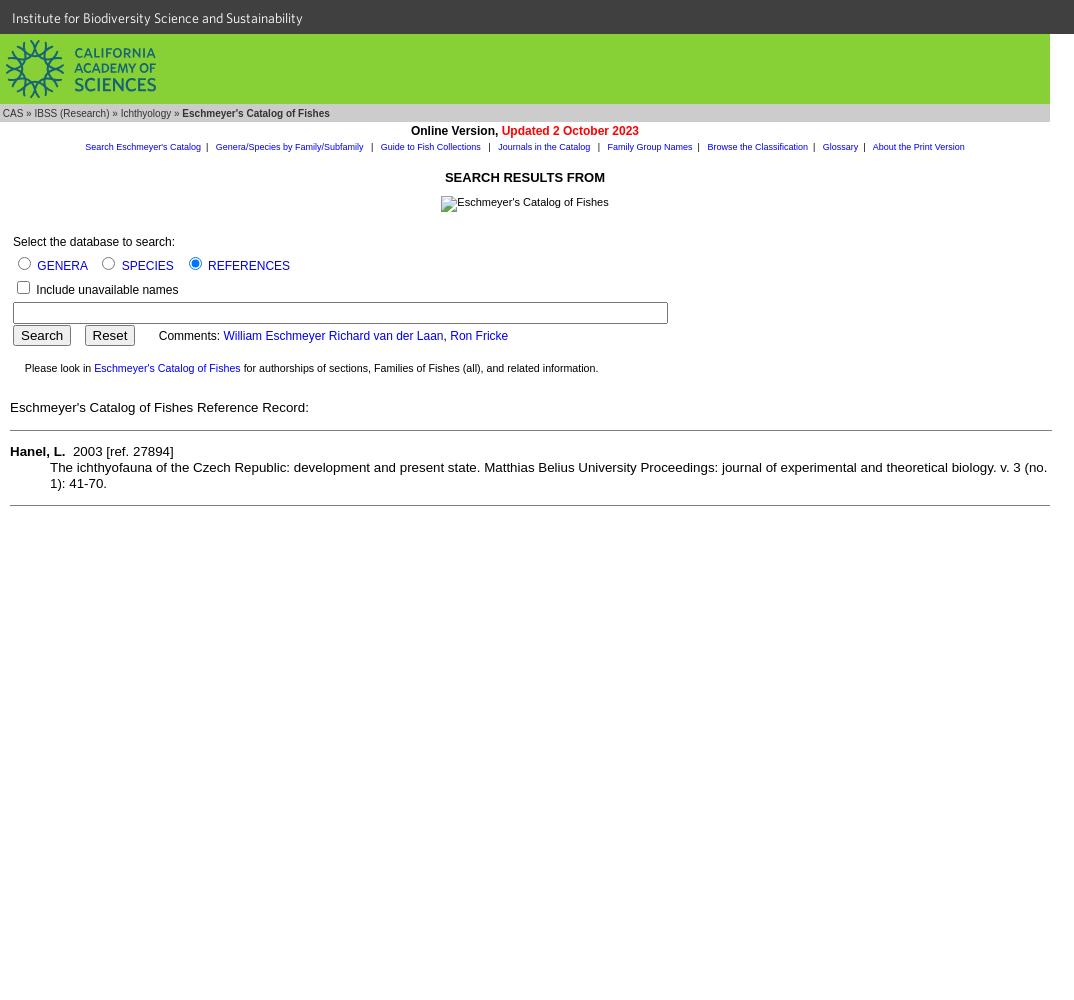  What do you see at coordinates (822, 147) in the screenshot?
I see `'Glossary'` at bounding box center [822, 147].